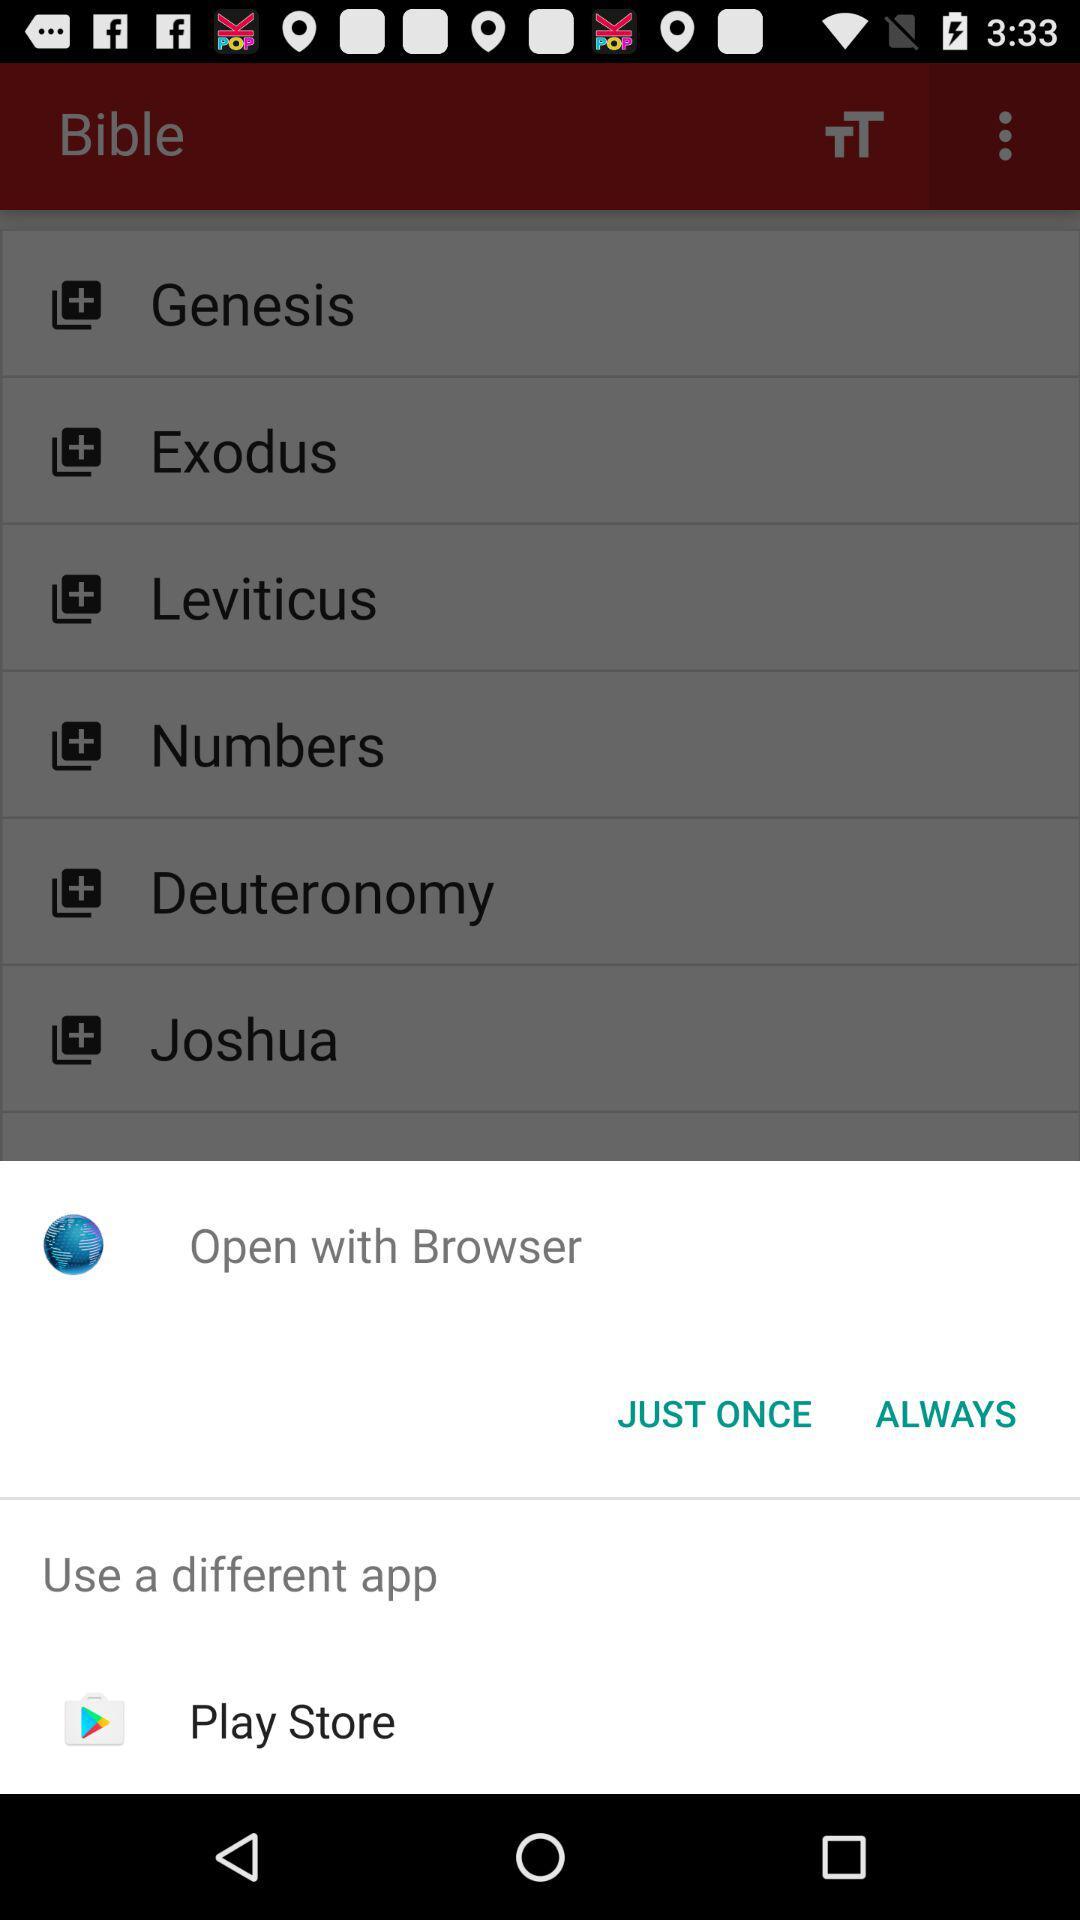 The height and width of the screenshot is (1920, 1080). I want to click on icon to the right of the just once, so click(945, 1411).